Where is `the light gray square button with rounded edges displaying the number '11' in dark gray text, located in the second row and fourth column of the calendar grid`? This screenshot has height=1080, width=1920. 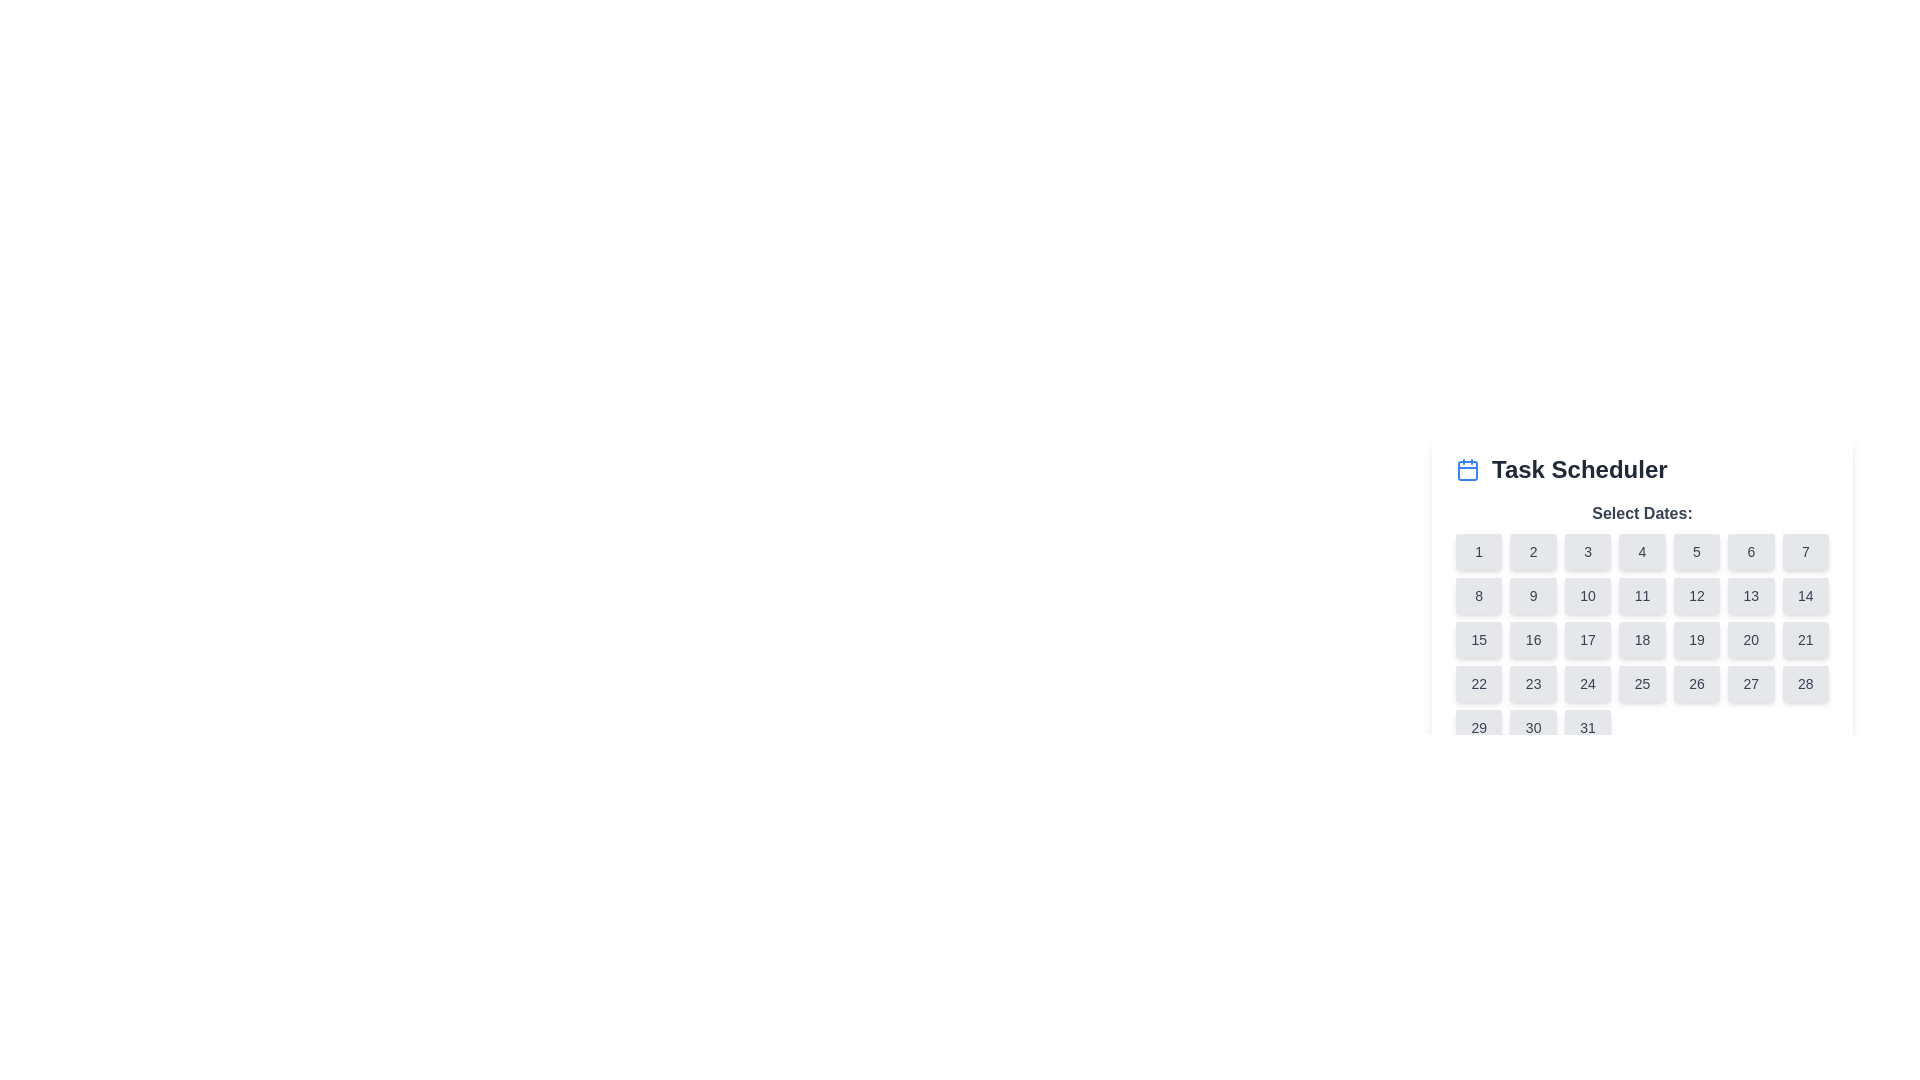 the light gray square button with rounded edges displaying the number '11' in dark gray text, located in the second row and fourth column of the calendar grid is located at coordinates (1642, 595).